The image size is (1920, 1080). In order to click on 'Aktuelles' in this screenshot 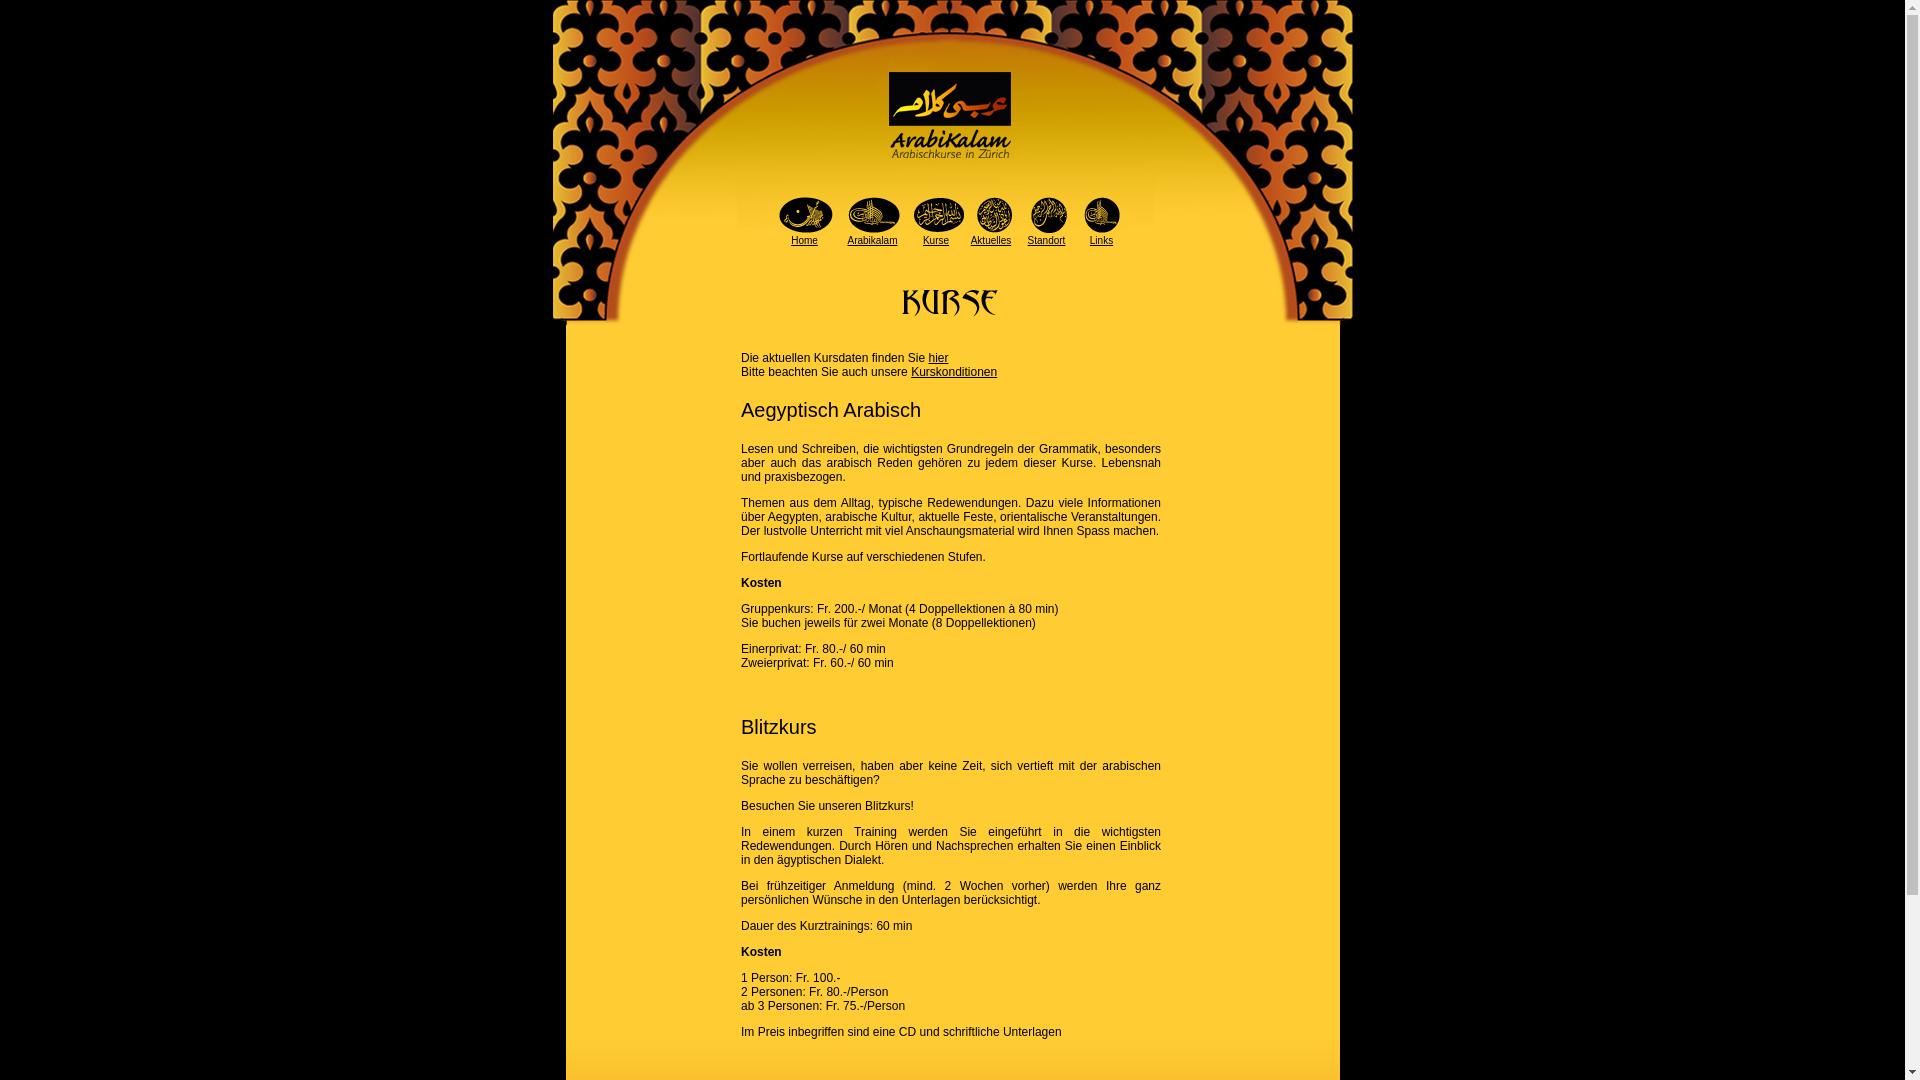, I will do `click(991, 239)`.